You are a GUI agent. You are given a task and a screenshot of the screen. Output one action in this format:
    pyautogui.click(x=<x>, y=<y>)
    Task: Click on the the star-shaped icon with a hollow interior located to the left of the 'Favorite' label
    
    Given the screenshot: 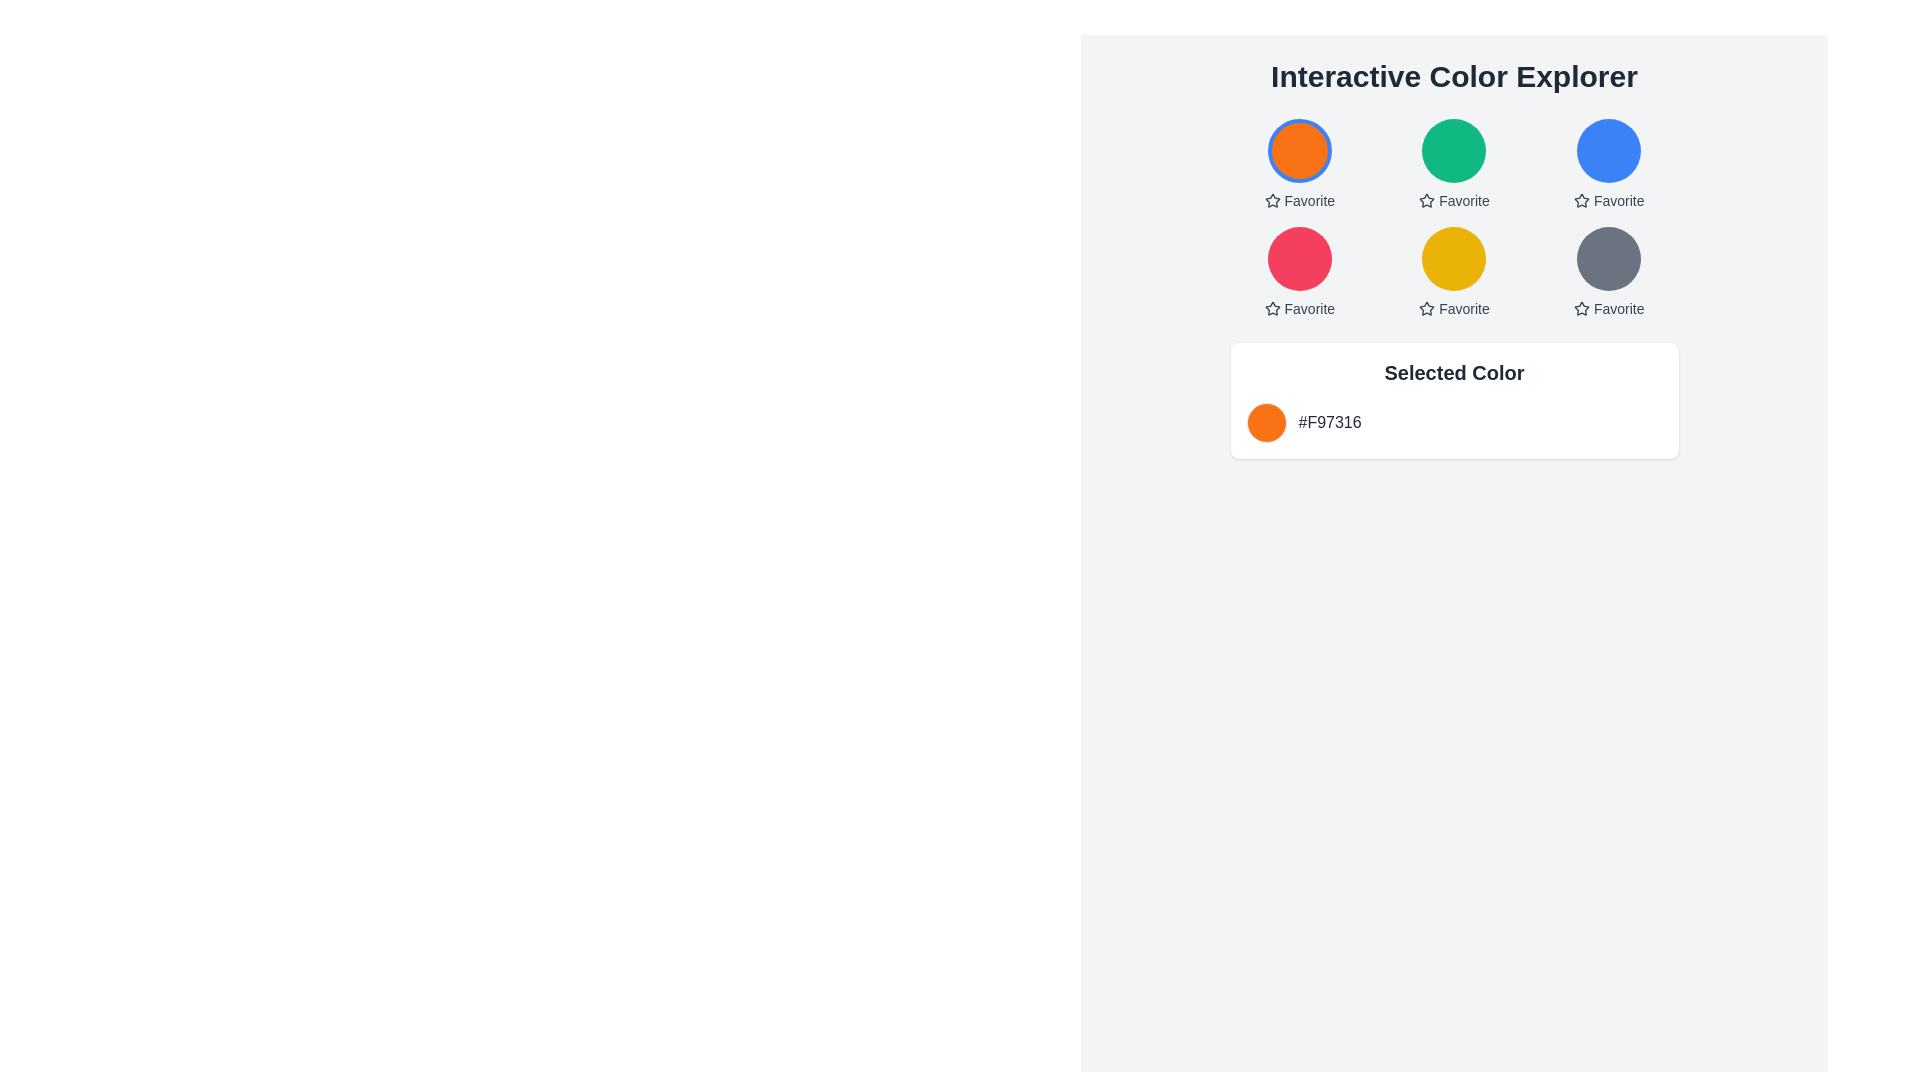 What is the action you would take?
    pyautogui.click(x=1426, y=308)
    